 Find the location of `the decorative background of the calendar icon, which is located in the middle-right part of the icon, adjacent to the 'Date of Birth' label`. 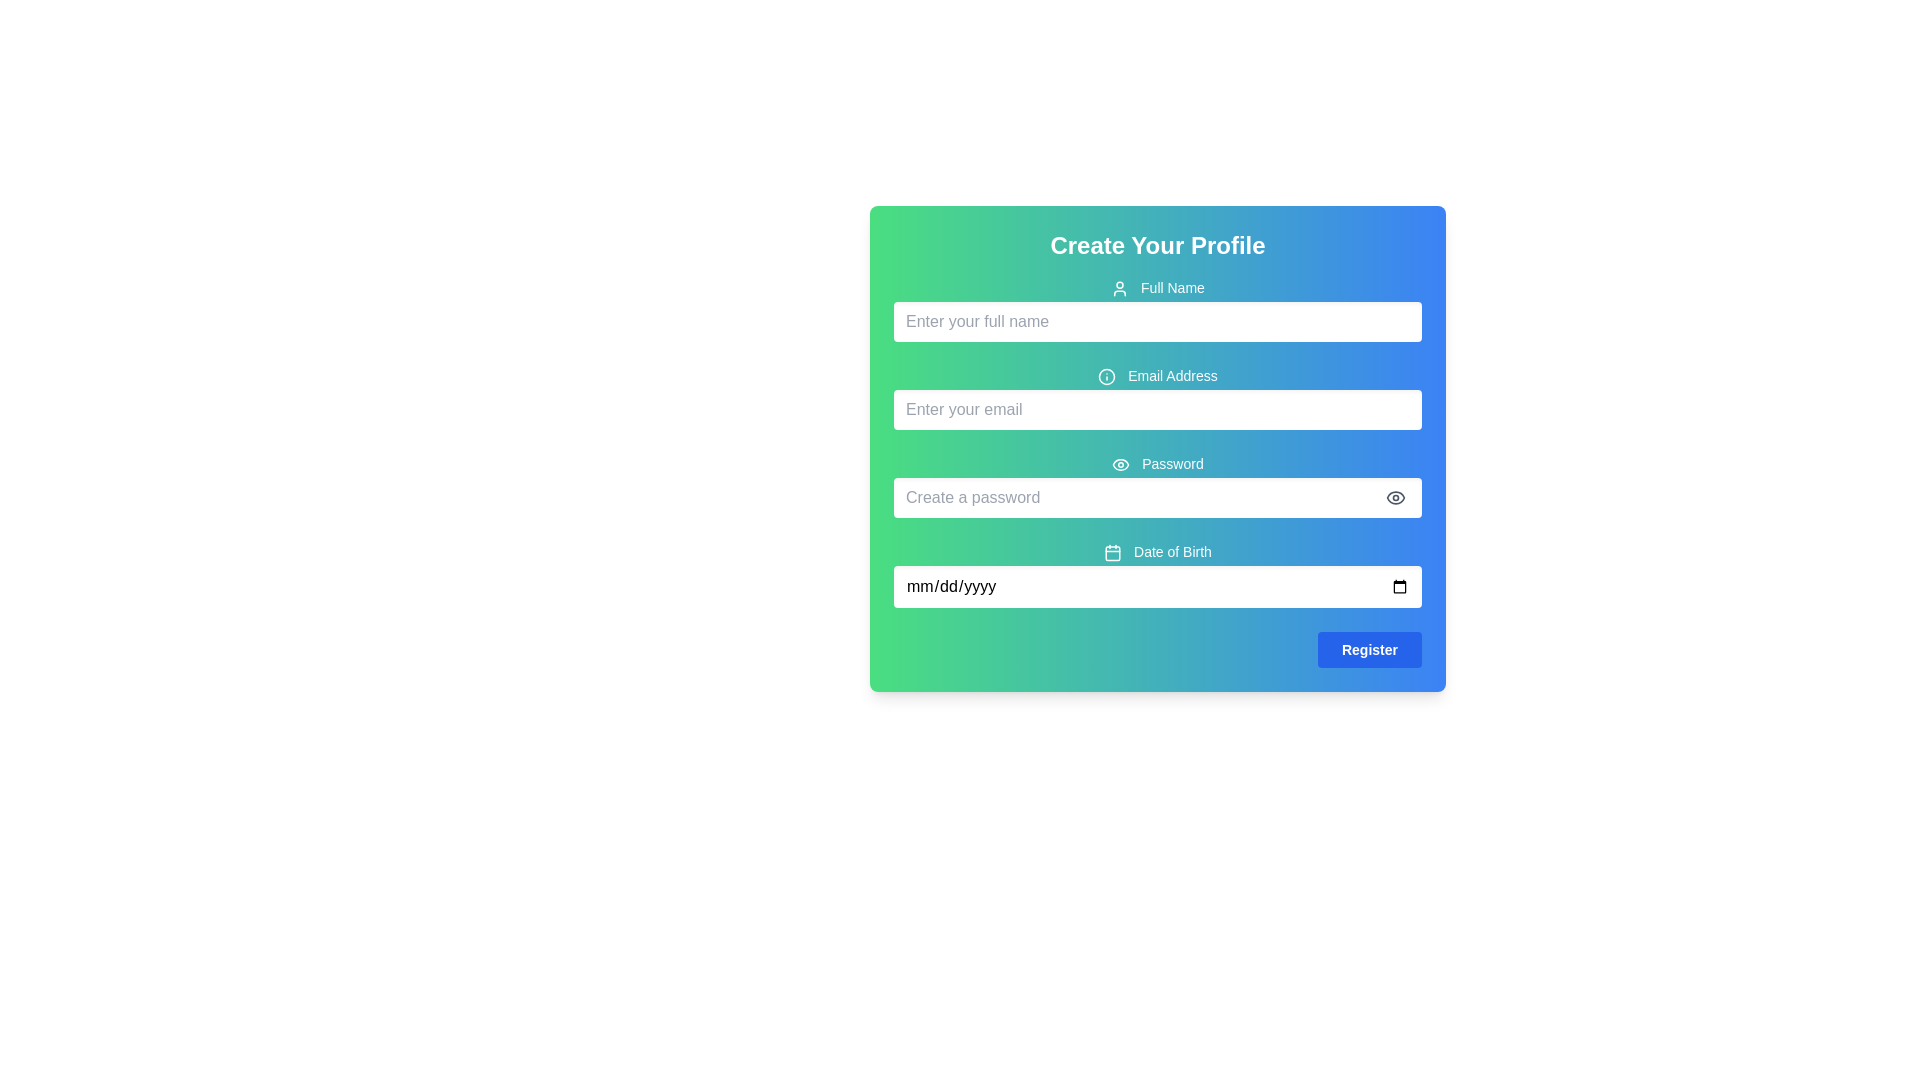

the decorative background of the calendar icon, which is located in the middle-right part of the icon, adjacent to the 'Date of Birth' label is located at coordinates (1112, 553).